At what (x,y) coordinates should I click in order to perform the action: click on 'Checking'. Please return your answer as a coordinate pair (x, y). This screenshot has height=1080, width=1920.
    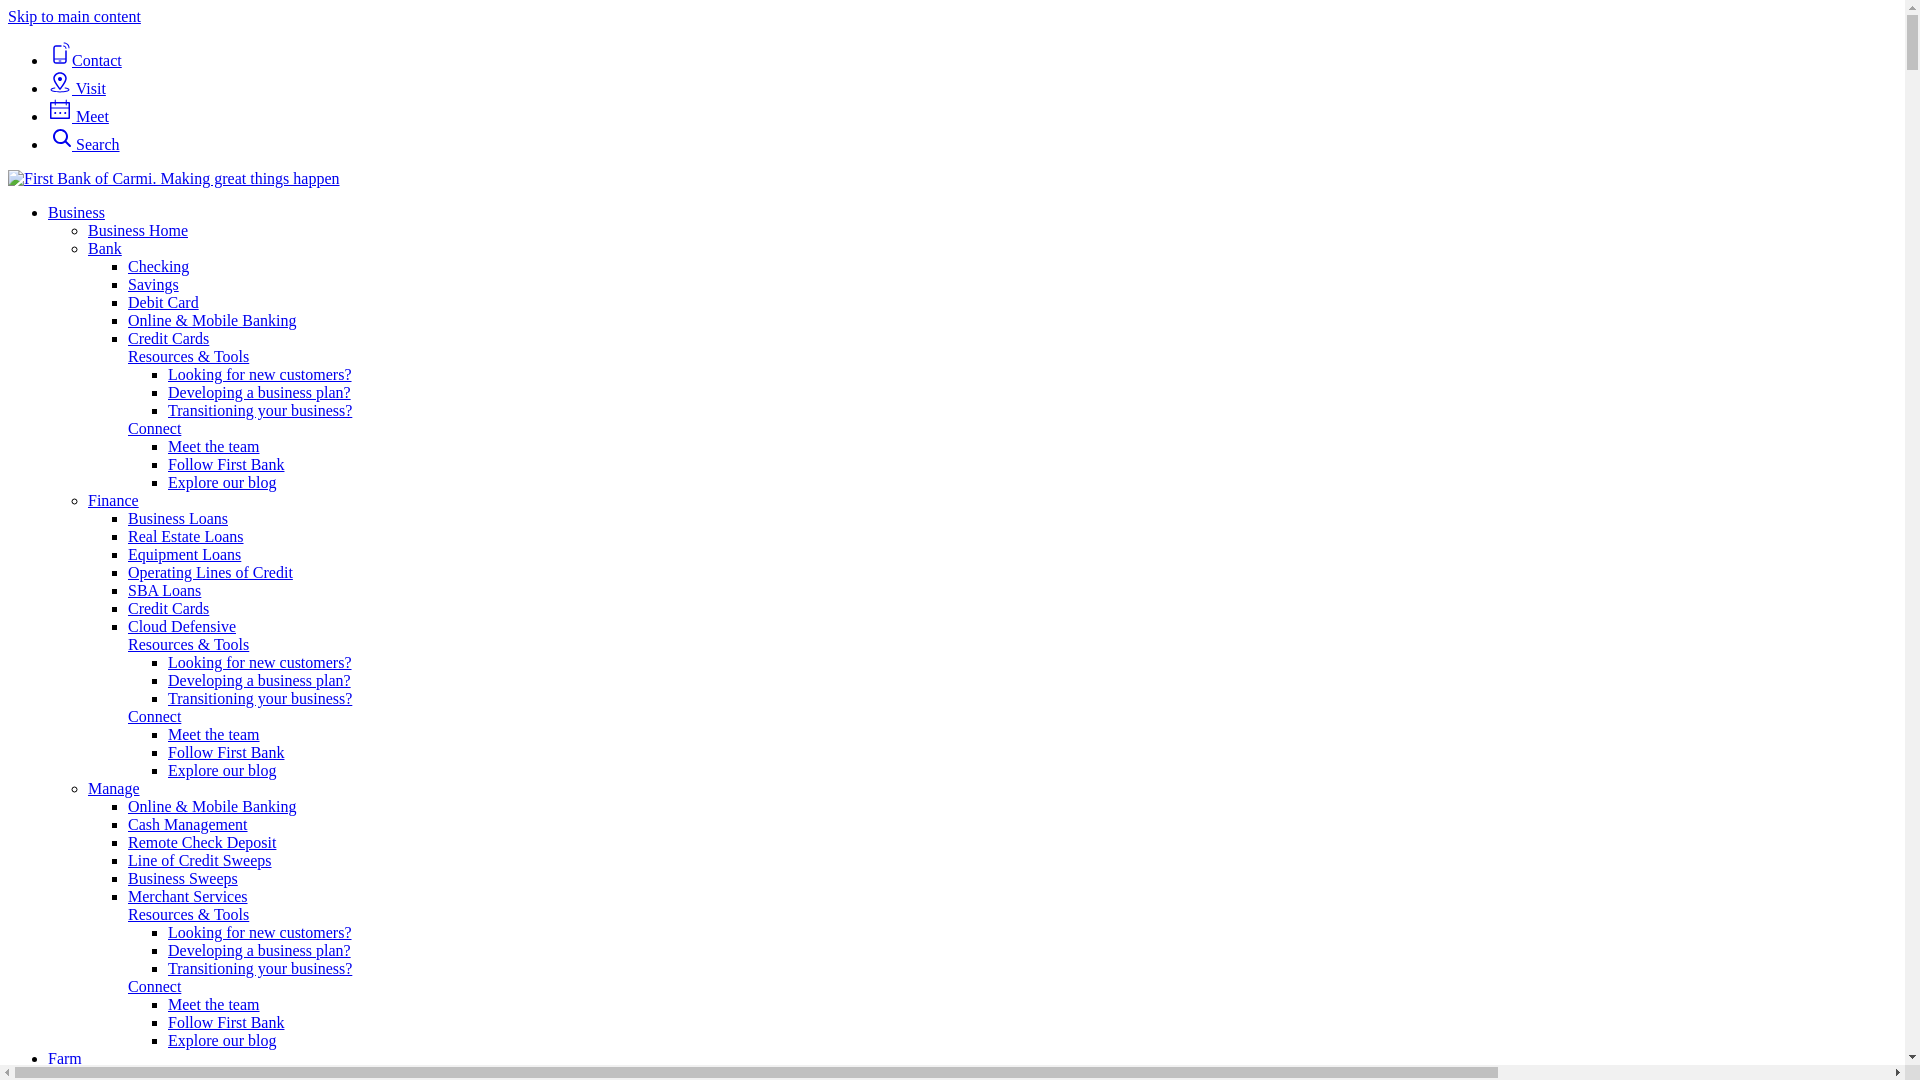
    Looking at the image, I should click on (127, 265).